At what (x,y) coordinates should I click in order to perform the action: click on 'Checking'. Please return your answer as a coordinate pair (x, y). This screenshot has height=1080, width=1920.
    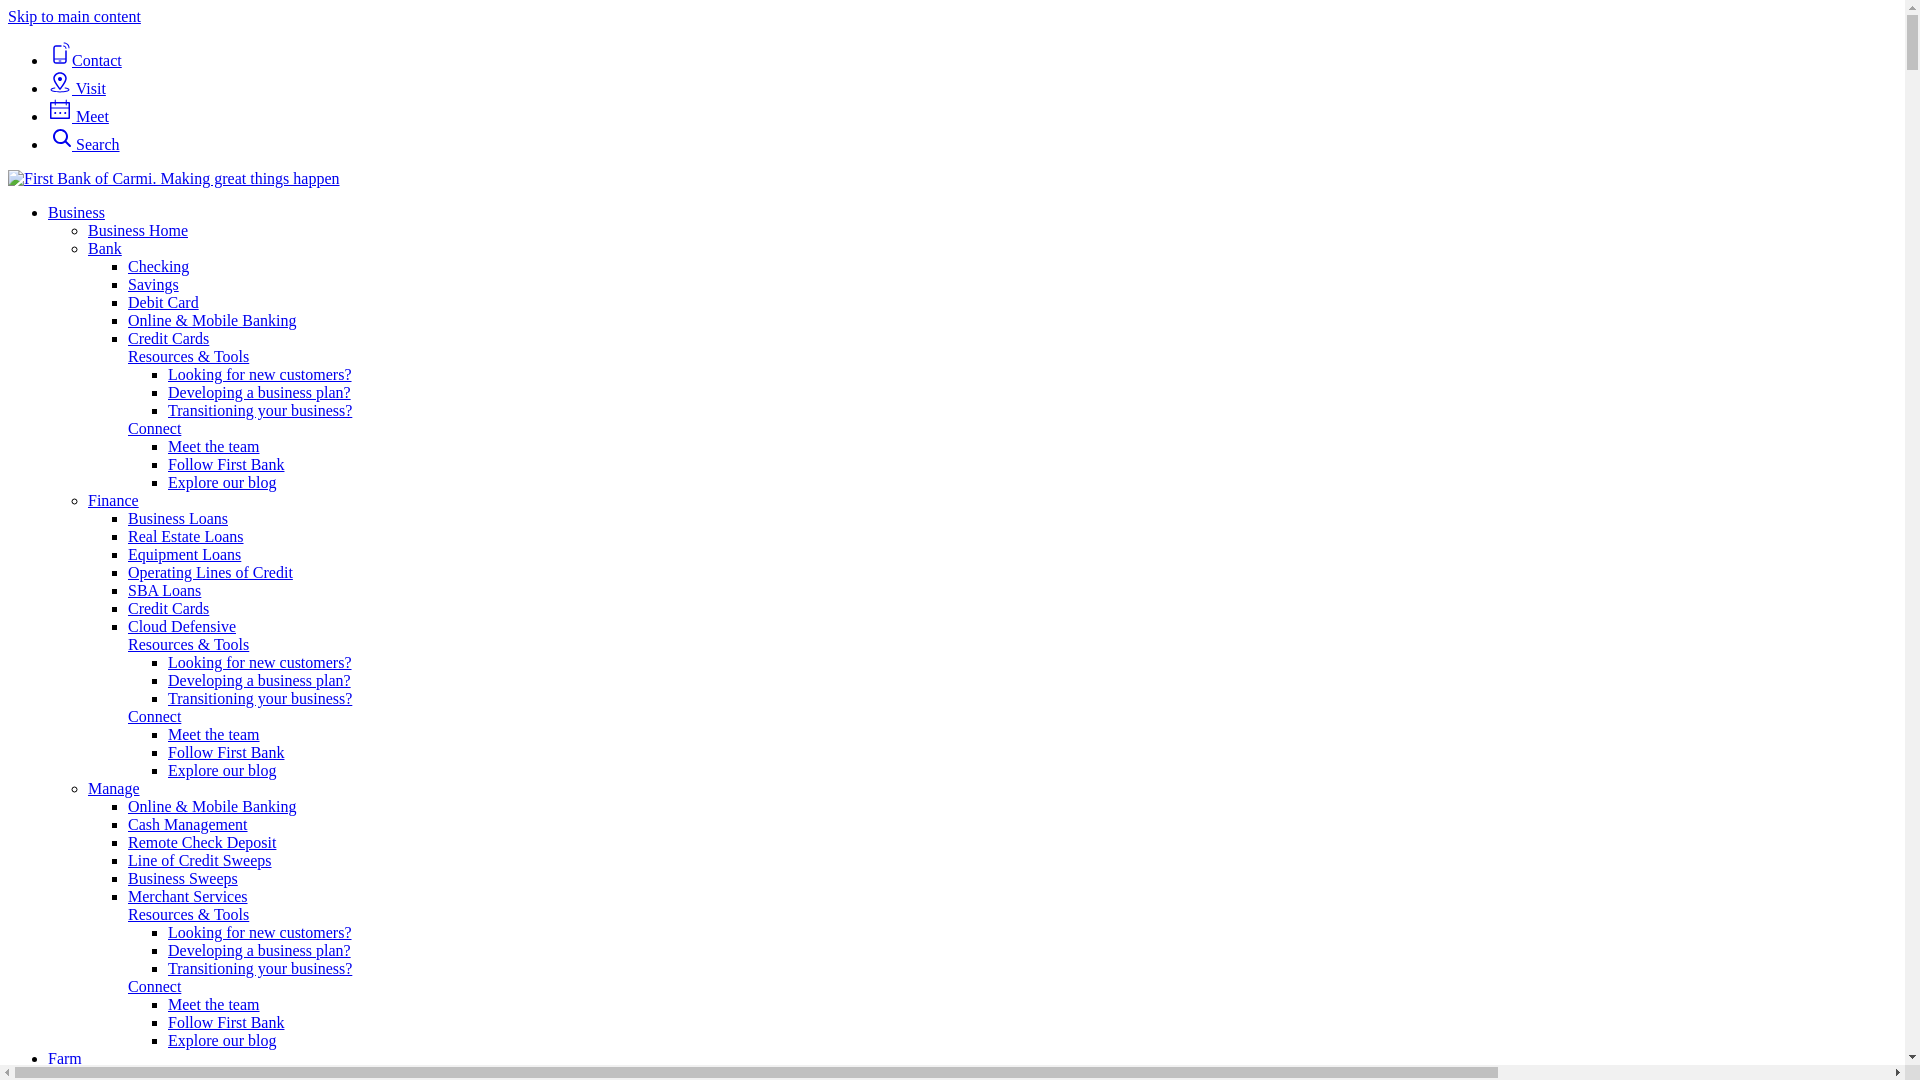
    Looking at the image, I should click on (127, 265).